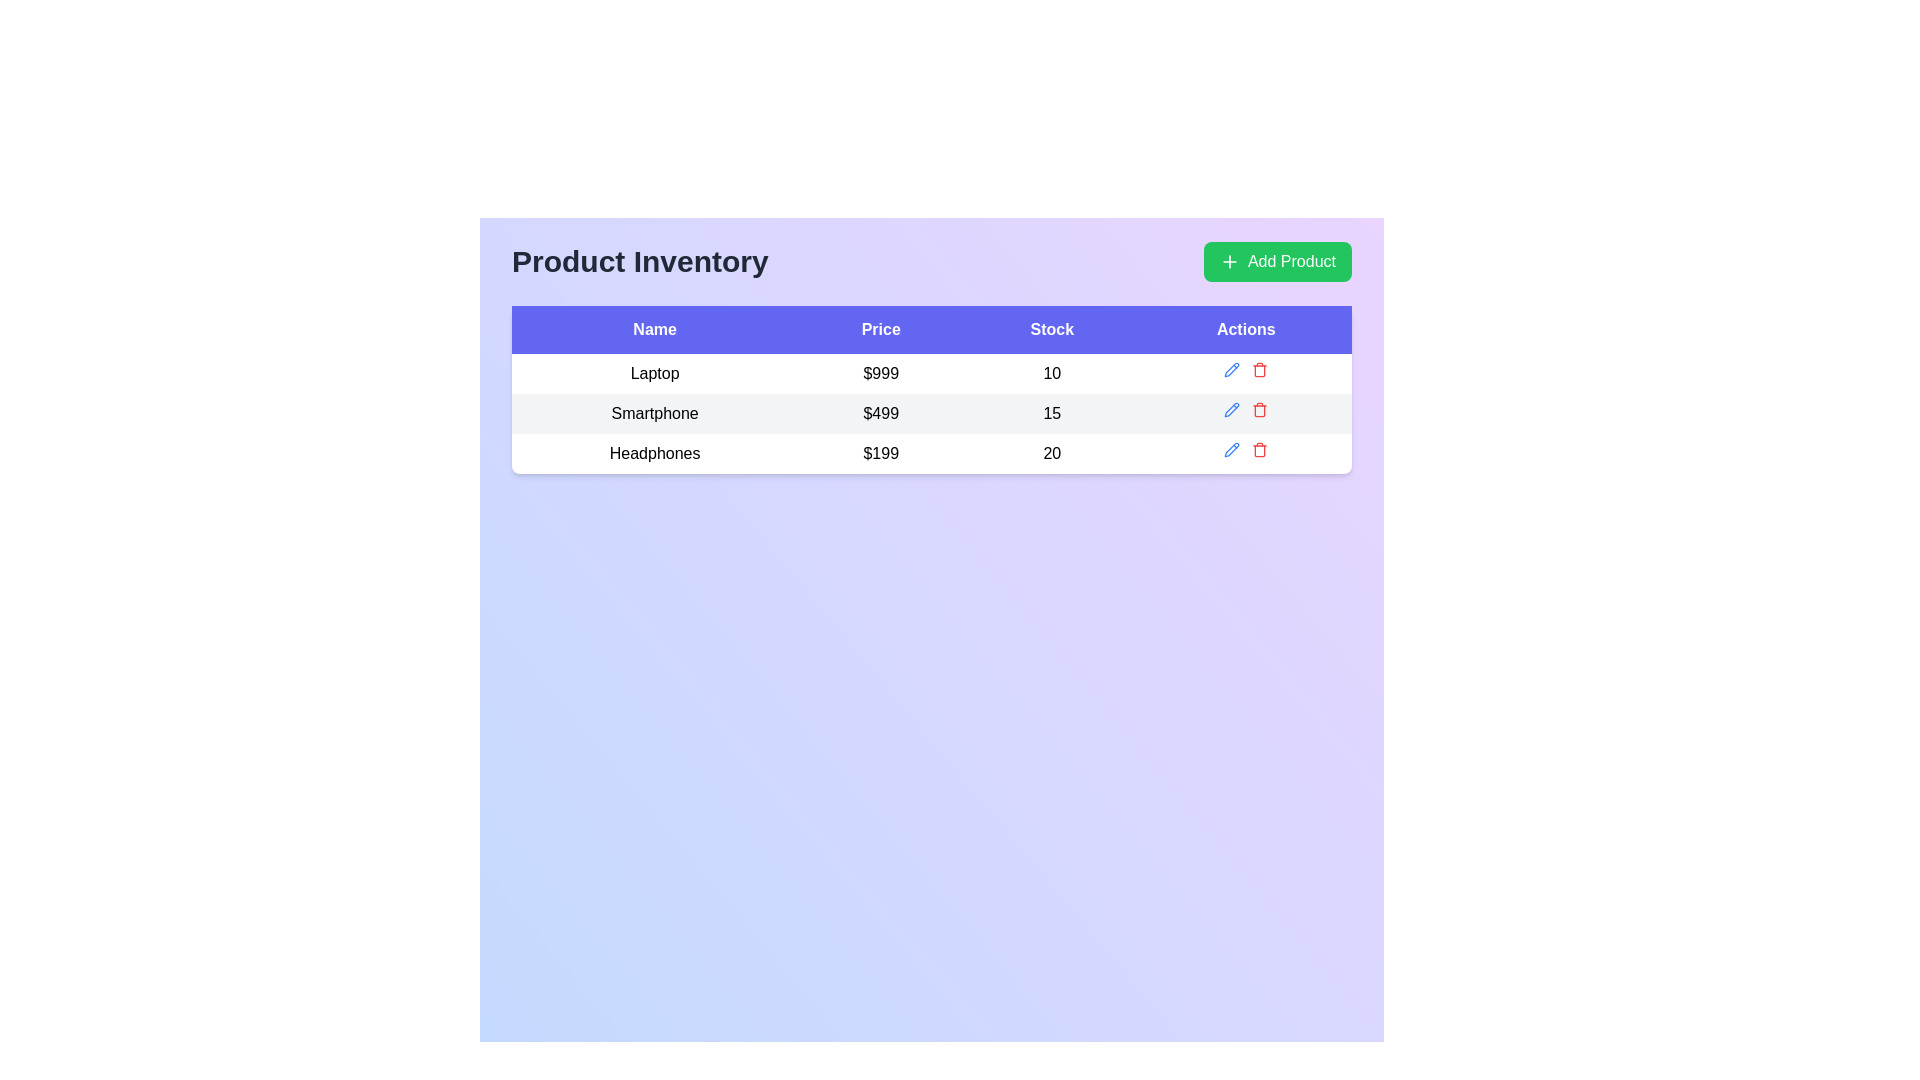 The width and height of the screenshot is (1920, 1080). Describe the element at coordinates (1245, 370) in the screenshot. I see `the interactive icons within the Action Group located in the rightmost column labeled 'Actions' of the first row for the 'Laptop' item` at that location.